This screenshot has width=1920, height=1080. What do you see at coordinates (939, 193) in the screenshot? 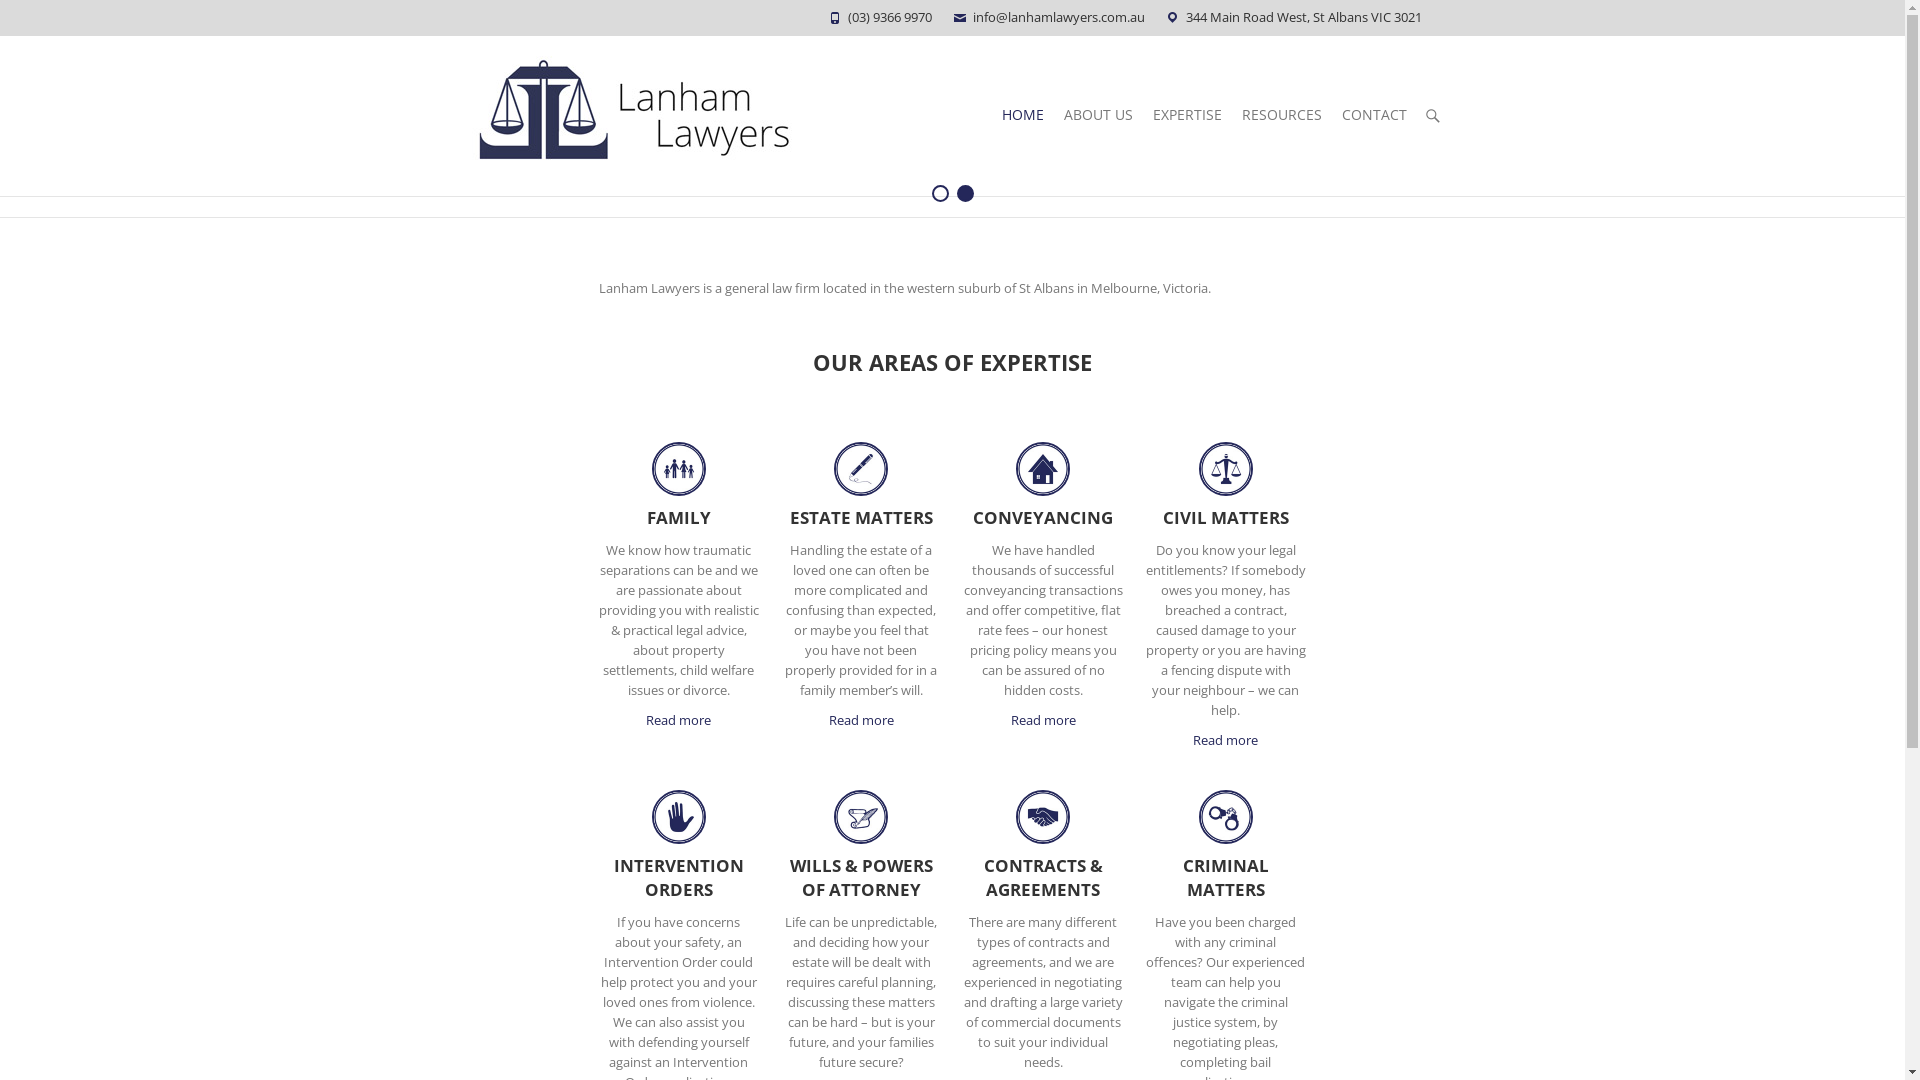
I see `'1'` at bounding box center [939, 193].